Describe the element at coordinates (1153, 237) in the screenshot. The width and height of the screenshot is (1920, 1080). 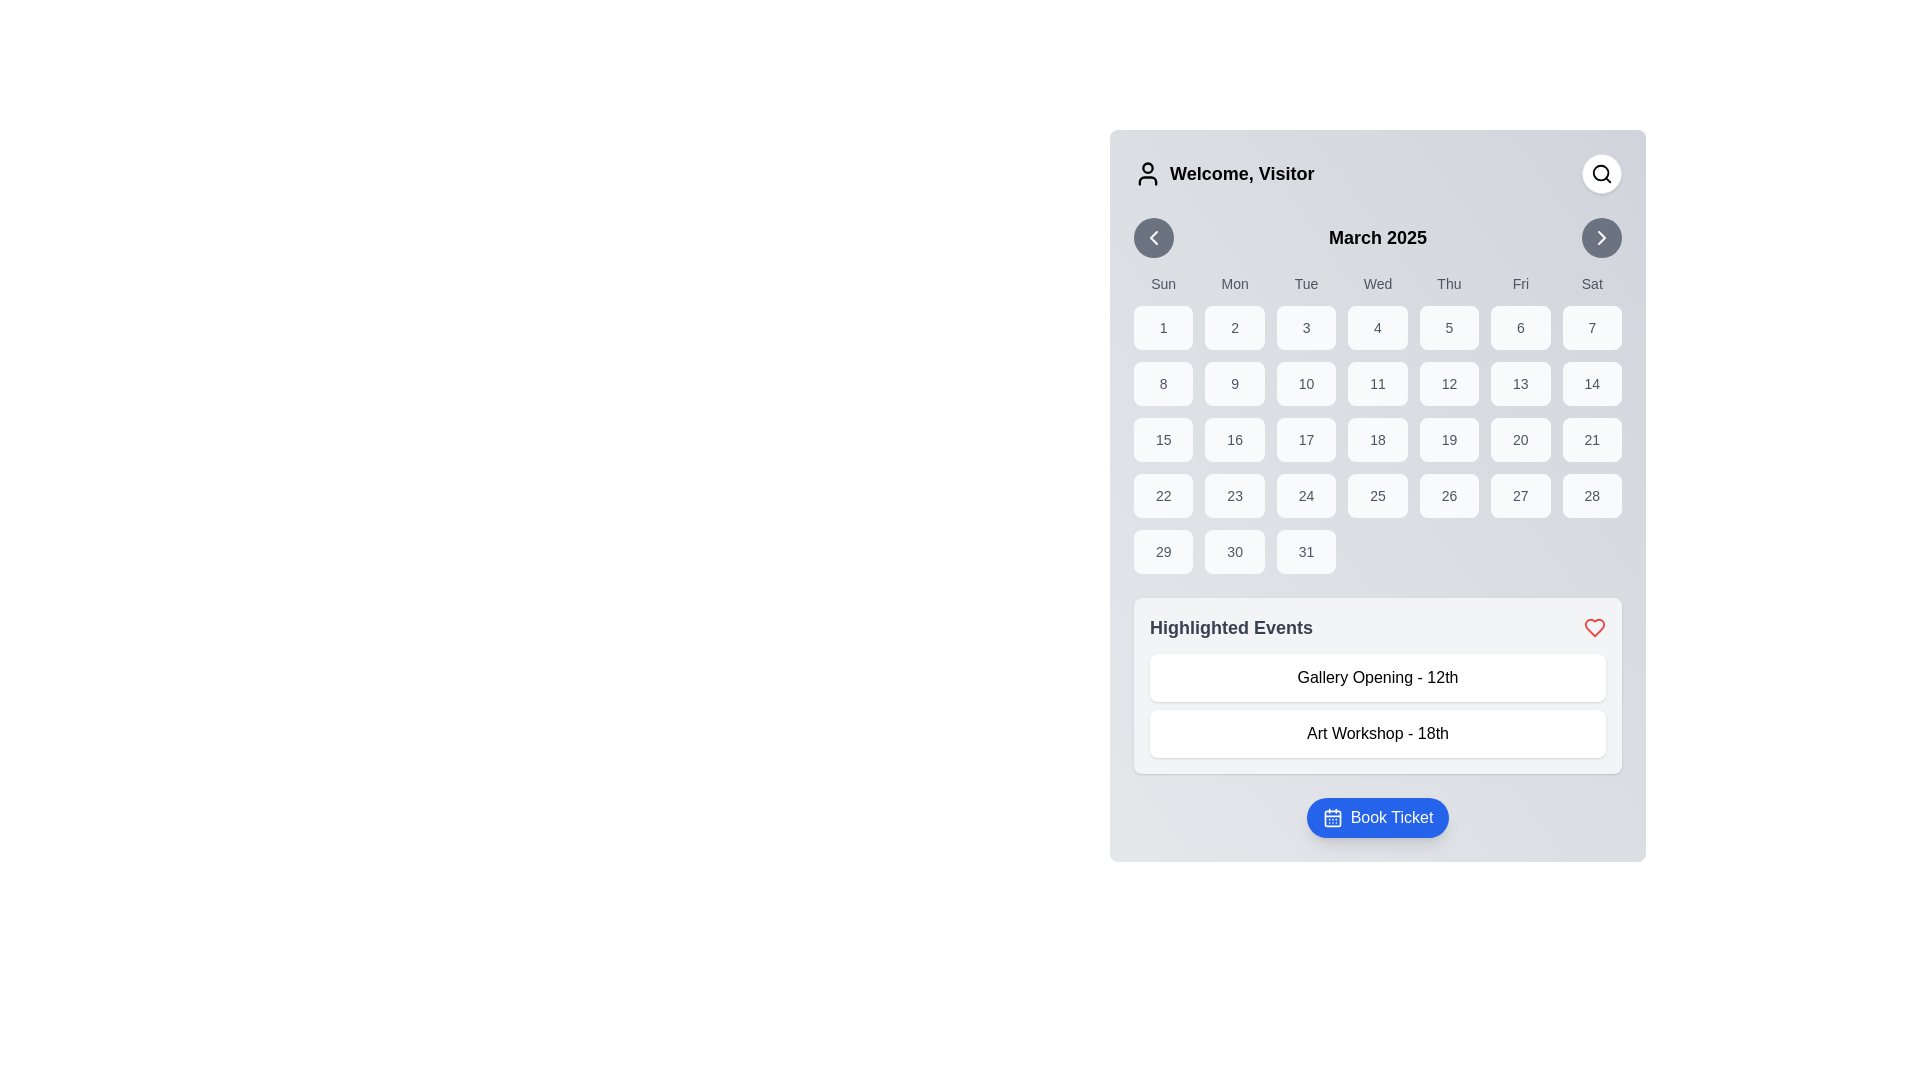
I see `the navigational arrow icon located in the header section, adjacent to the Welcome label` at that location.